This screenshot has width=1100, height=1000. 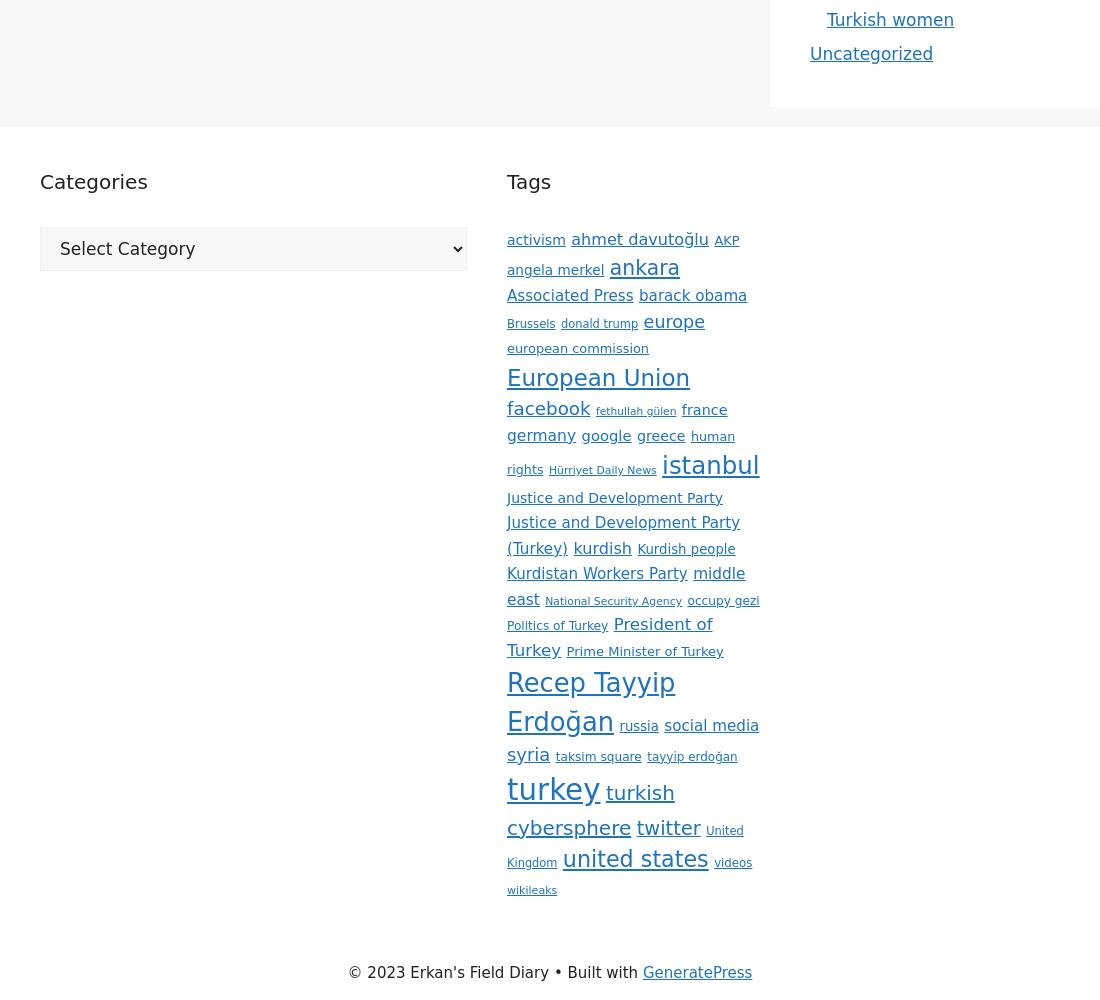 What do you see at coordinates (608, 637) in the screenshot?
I see `'President of Turkey'` at bounding box center [608, 637].